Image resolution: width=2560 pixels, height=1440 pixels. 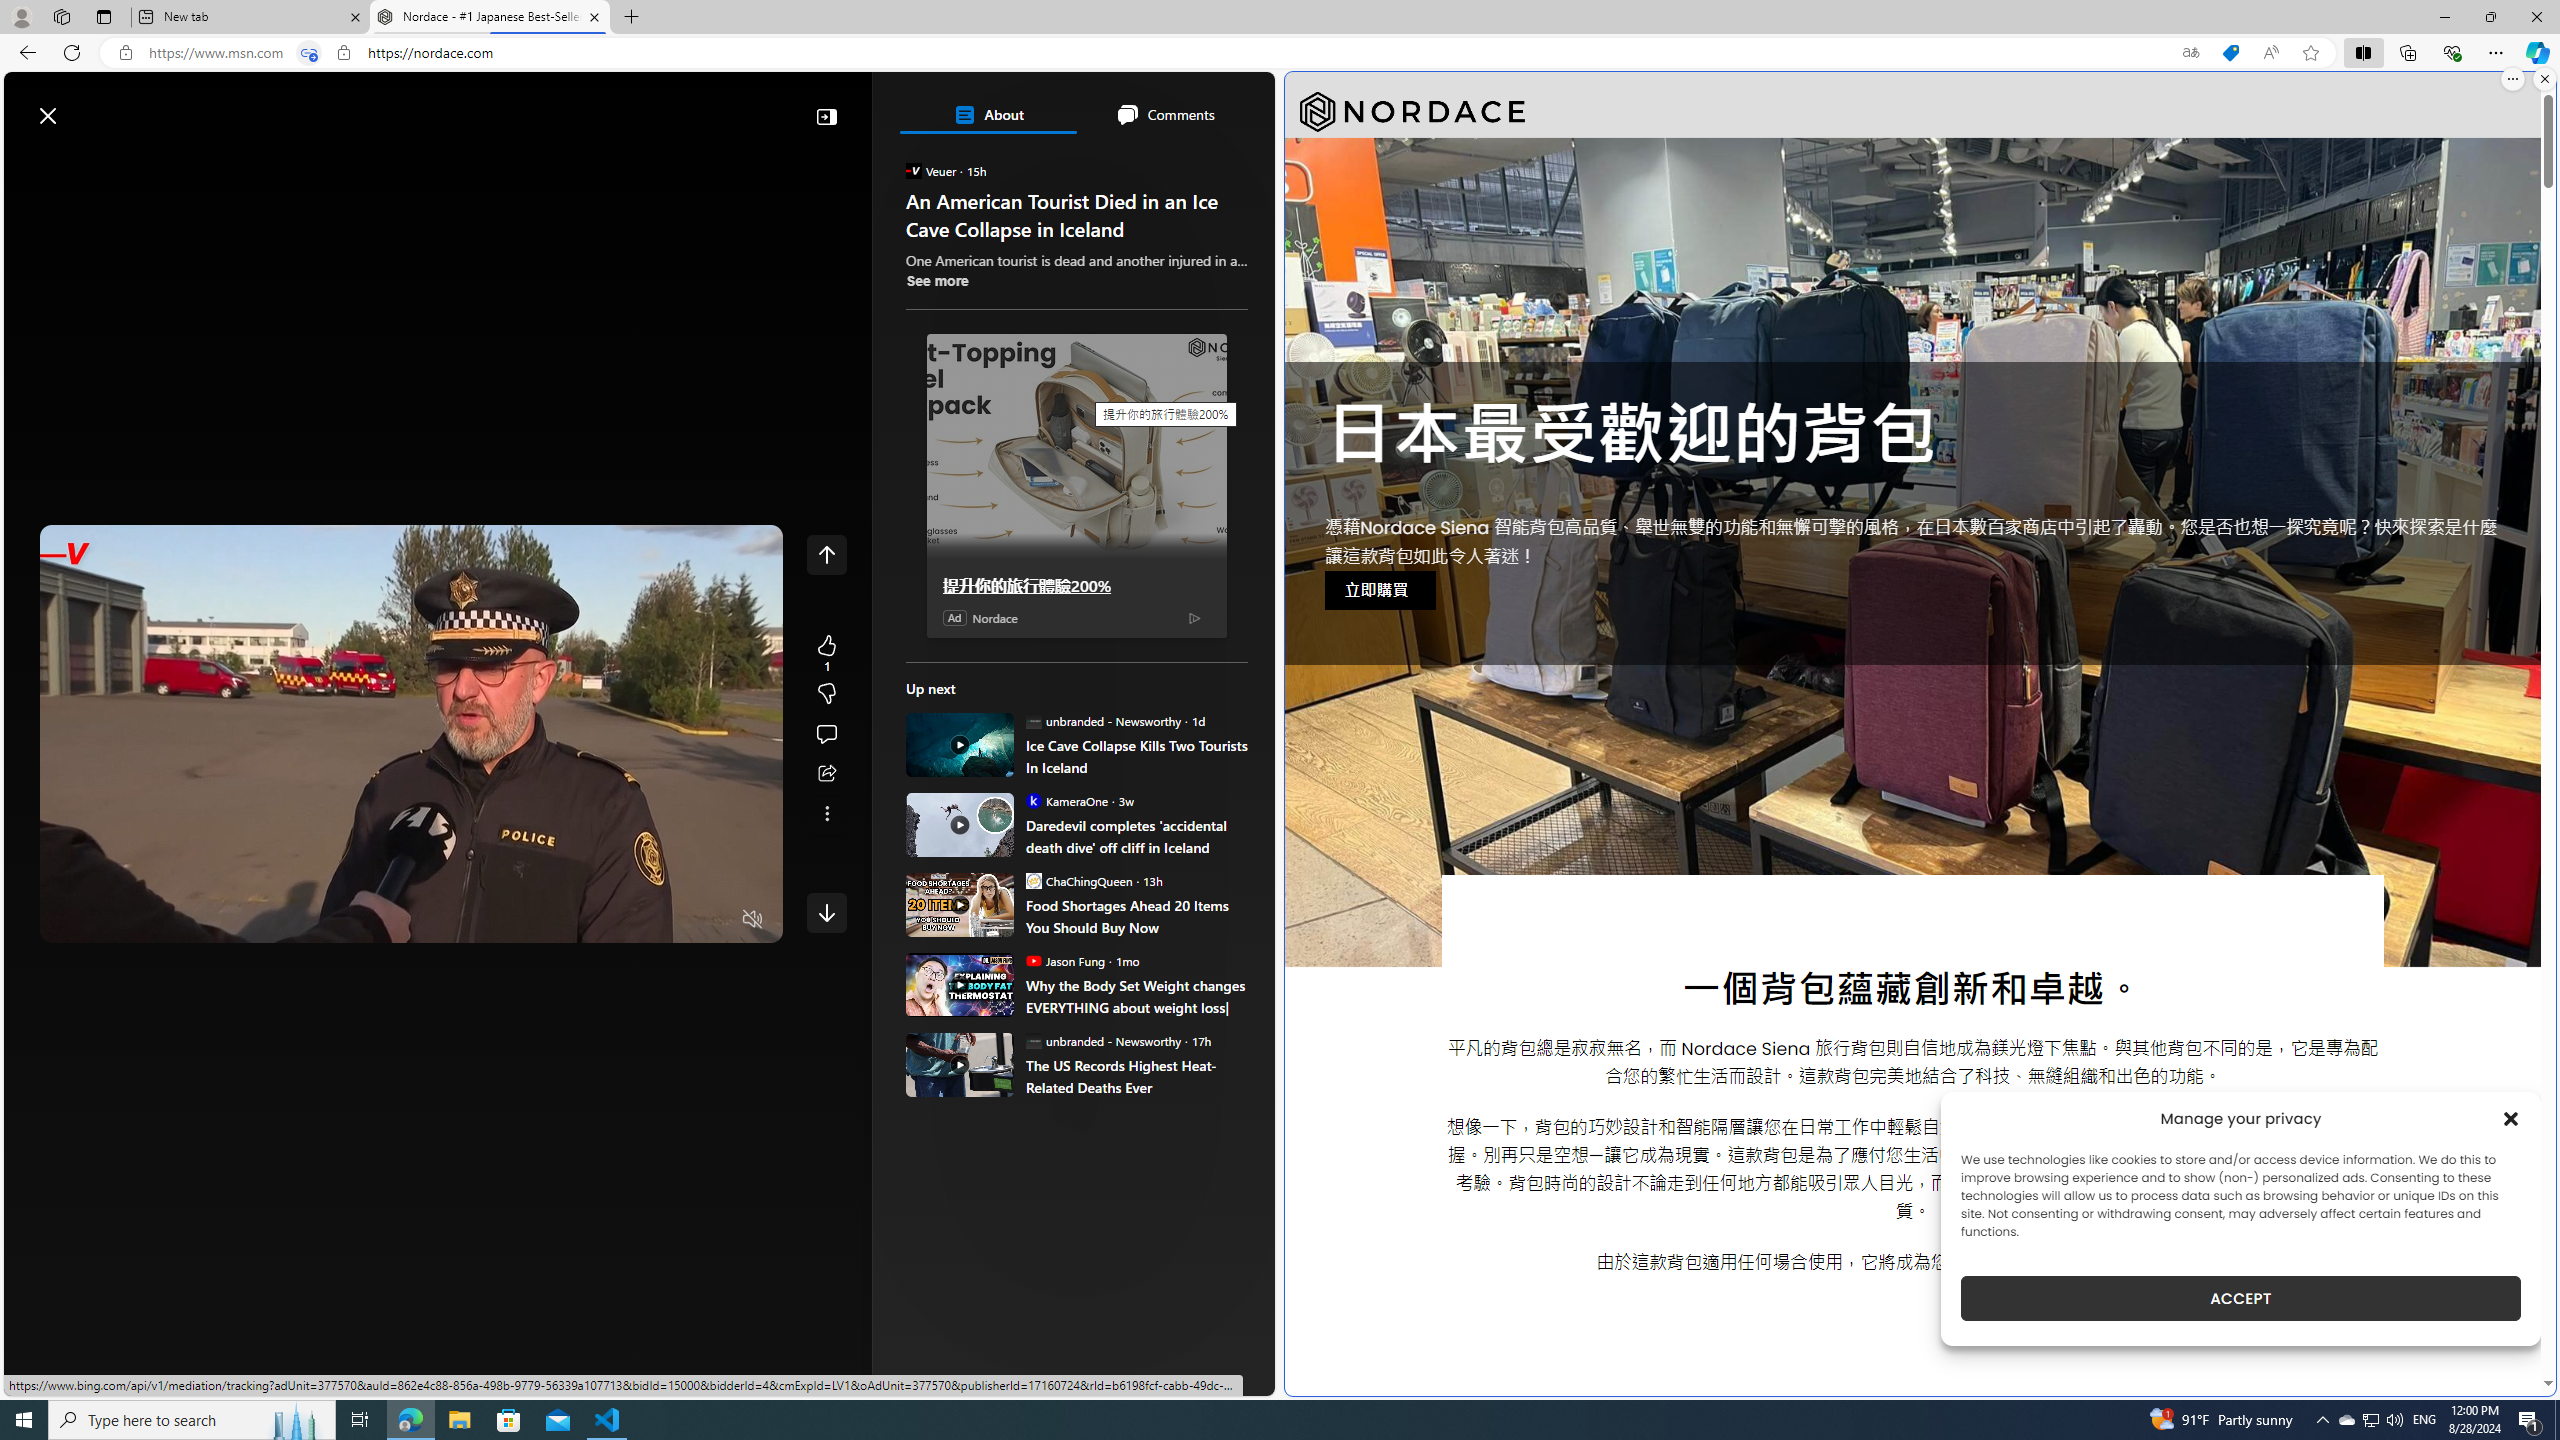 I want to click on 'Ice Cave Collapse Kills Two Tourists In Iceland', so click(x=1136, y=755).